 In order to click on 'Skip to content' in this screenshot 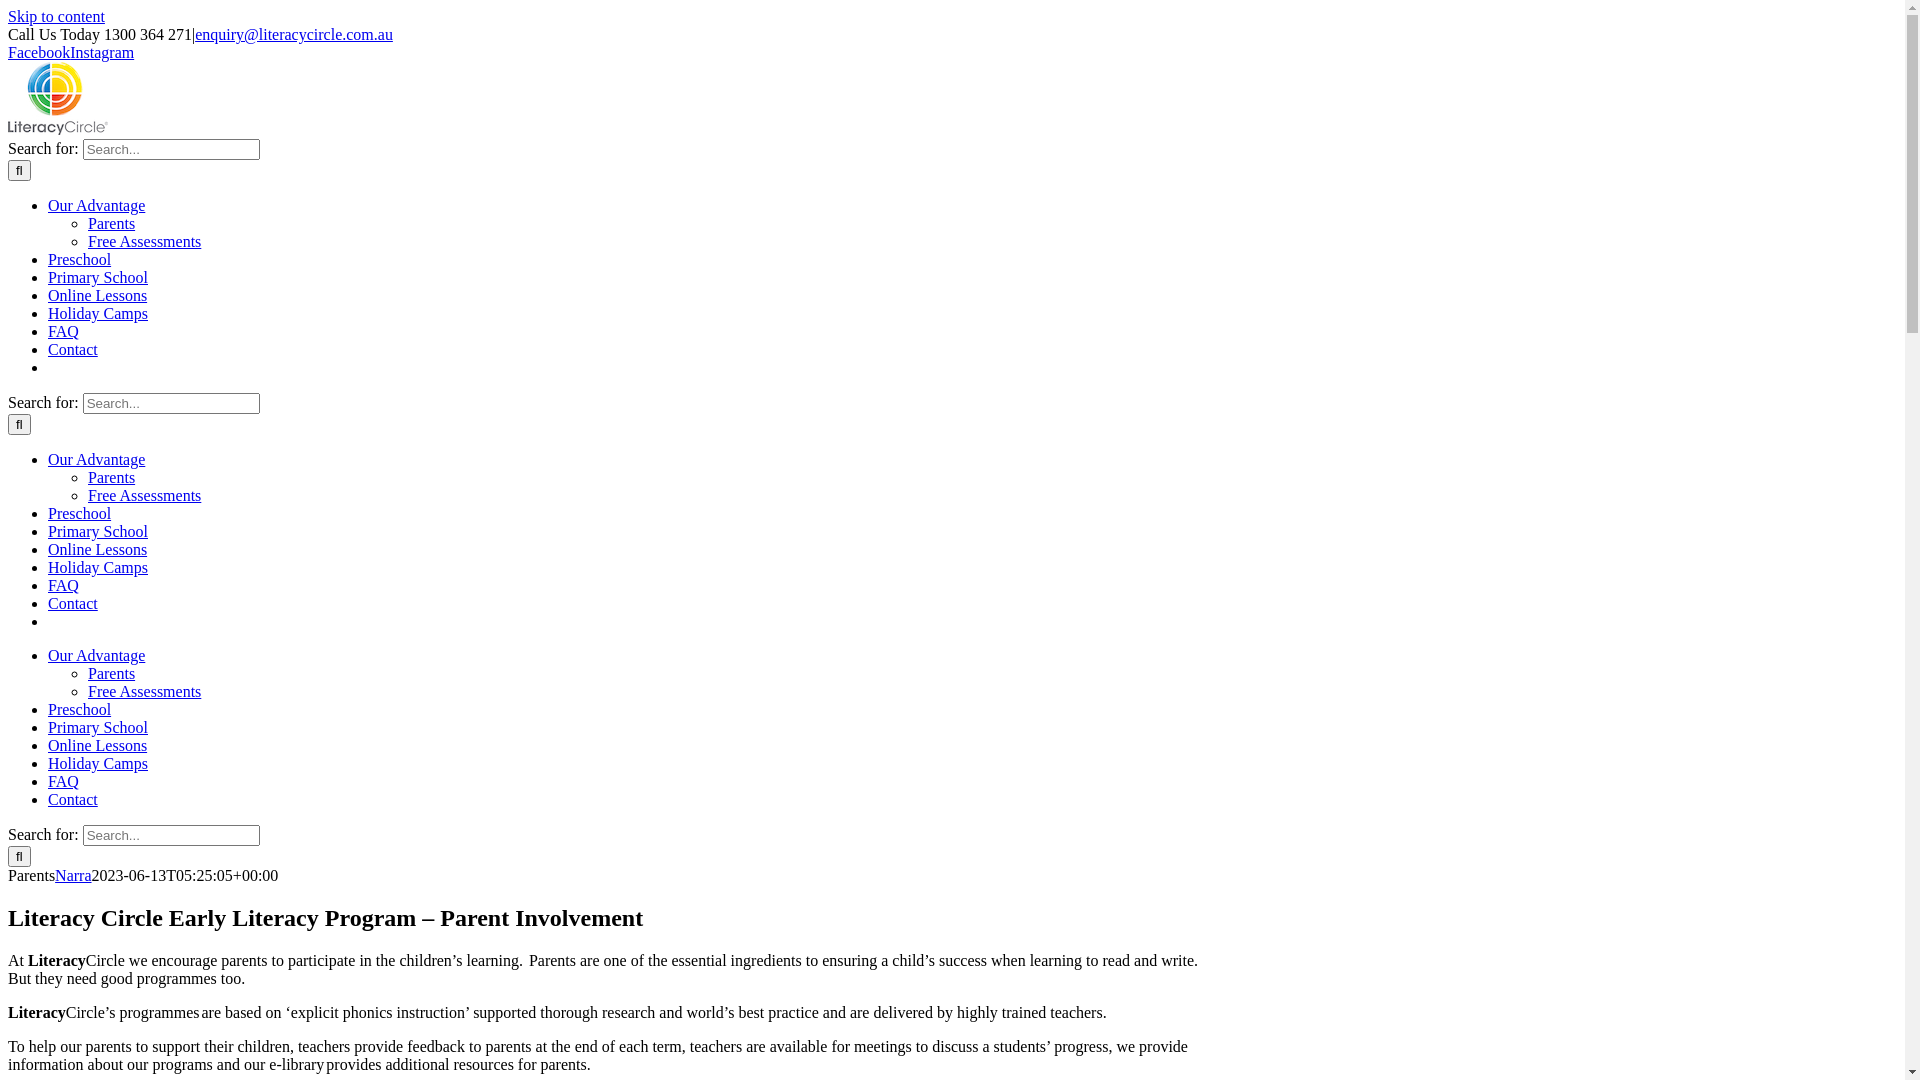, I will do `click(56, 16)`.